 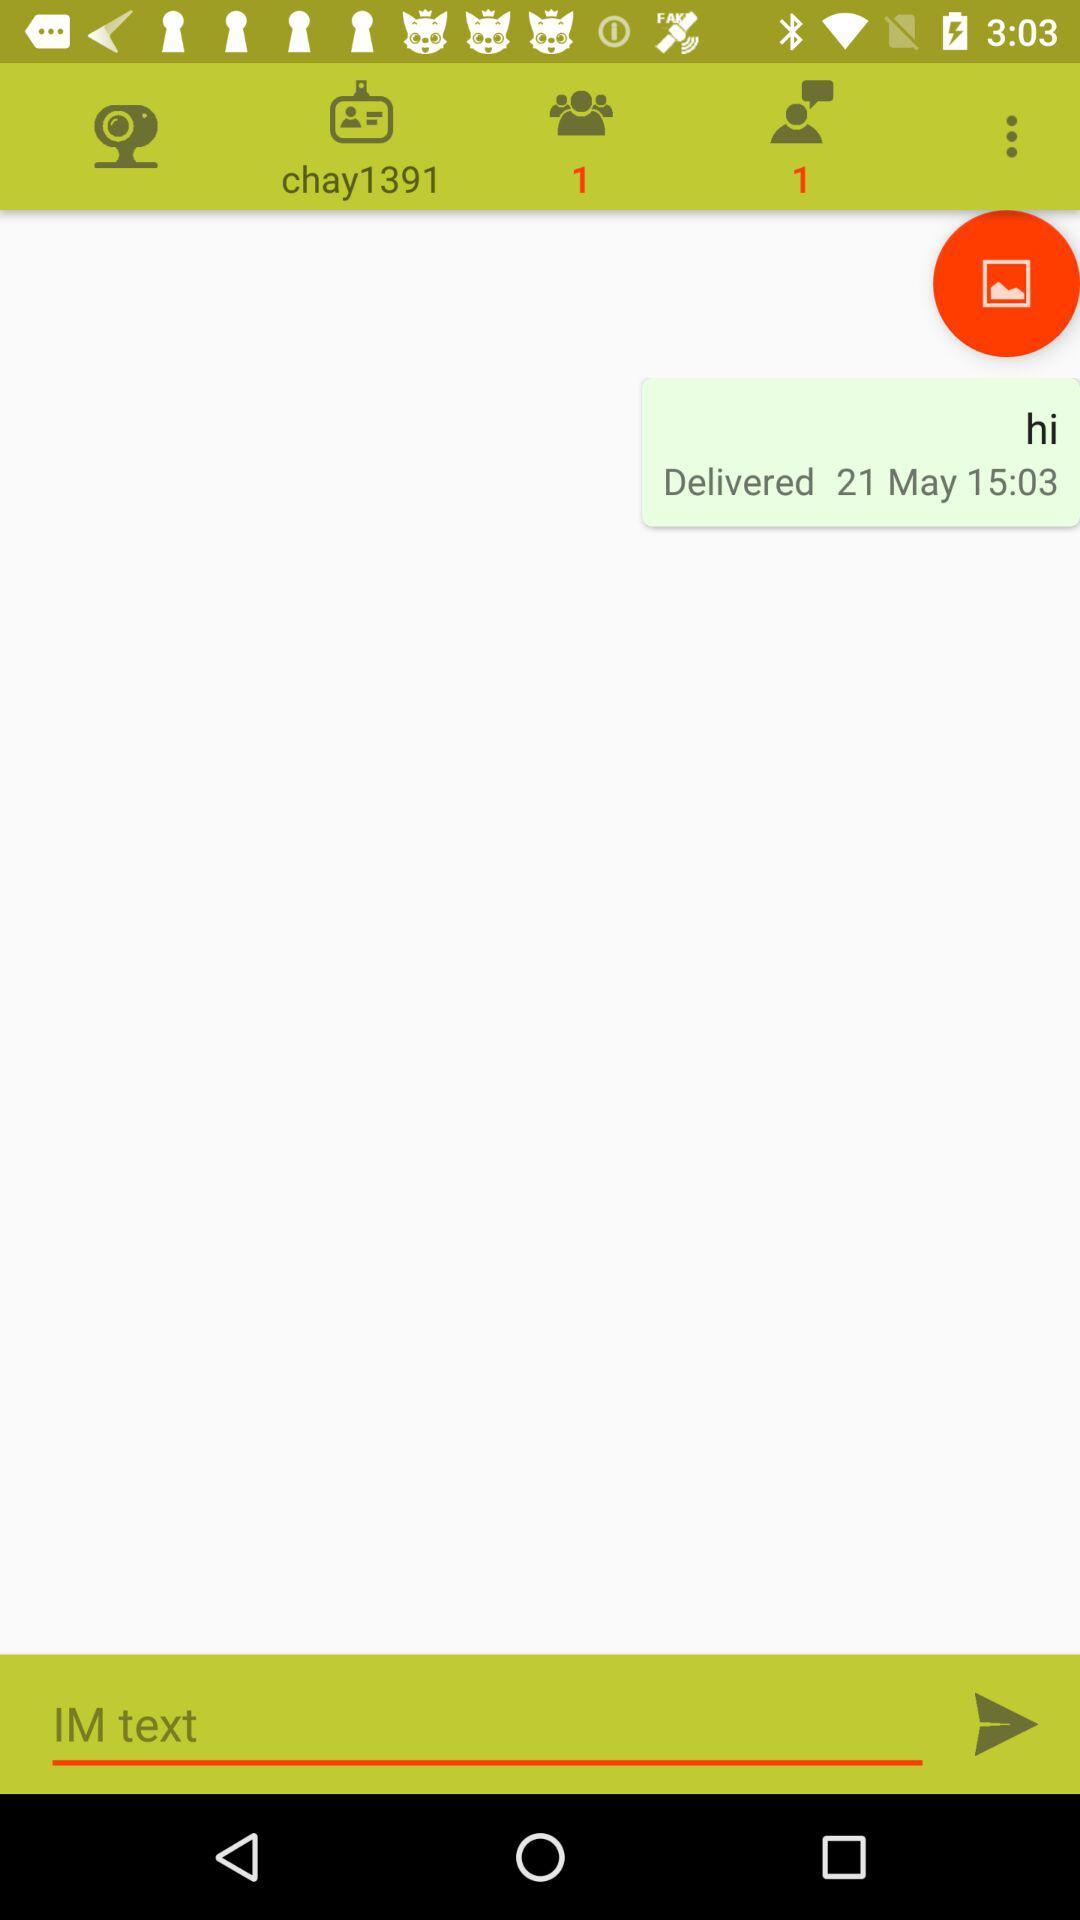 What do you see at coordinates (1006, 282) in the screenshot?
I see `the wallpaper icon` at bounding box center [1006, 282].